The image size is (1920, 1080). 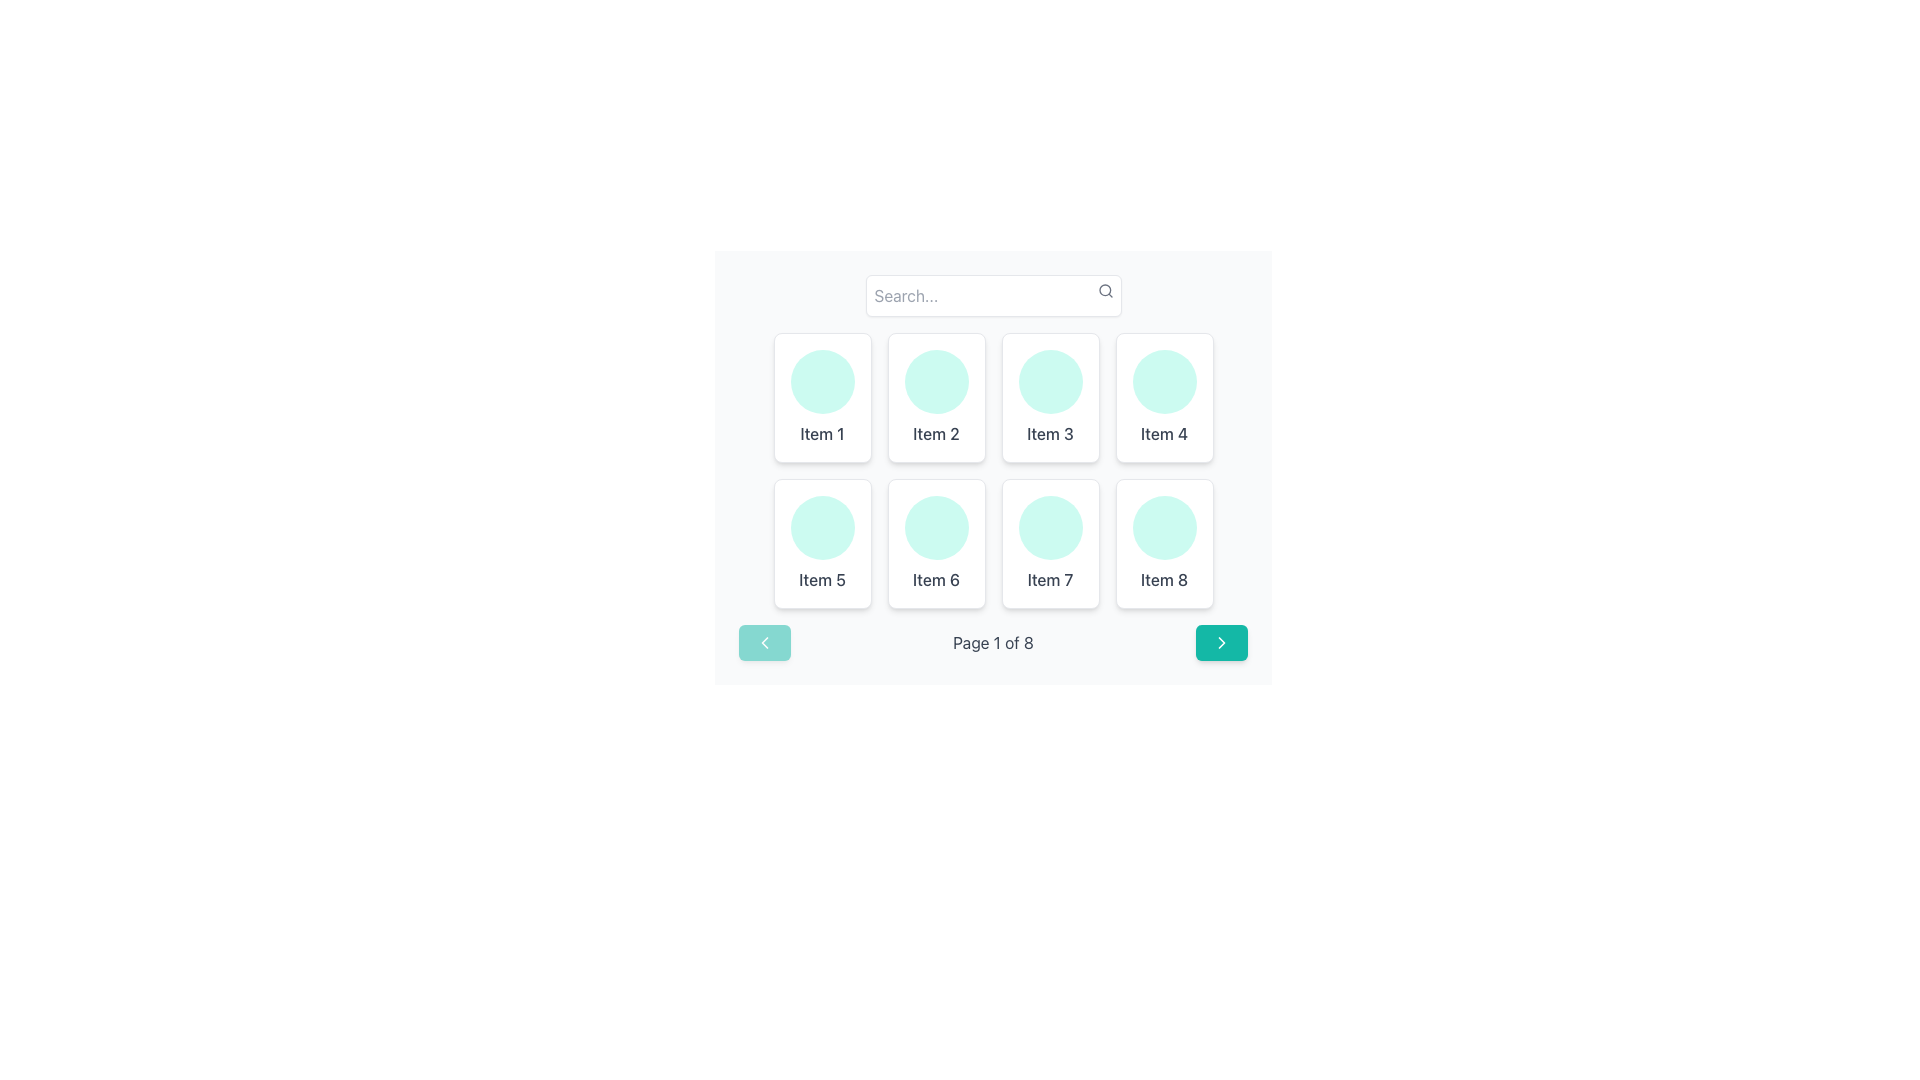 What do you see at coordinates (935, 433) in the screenshot?
I see `the text label displaying 'Item 2' which is part of the second card in the top row of a 2x4 grid structure` at bounding box center [935, 433].